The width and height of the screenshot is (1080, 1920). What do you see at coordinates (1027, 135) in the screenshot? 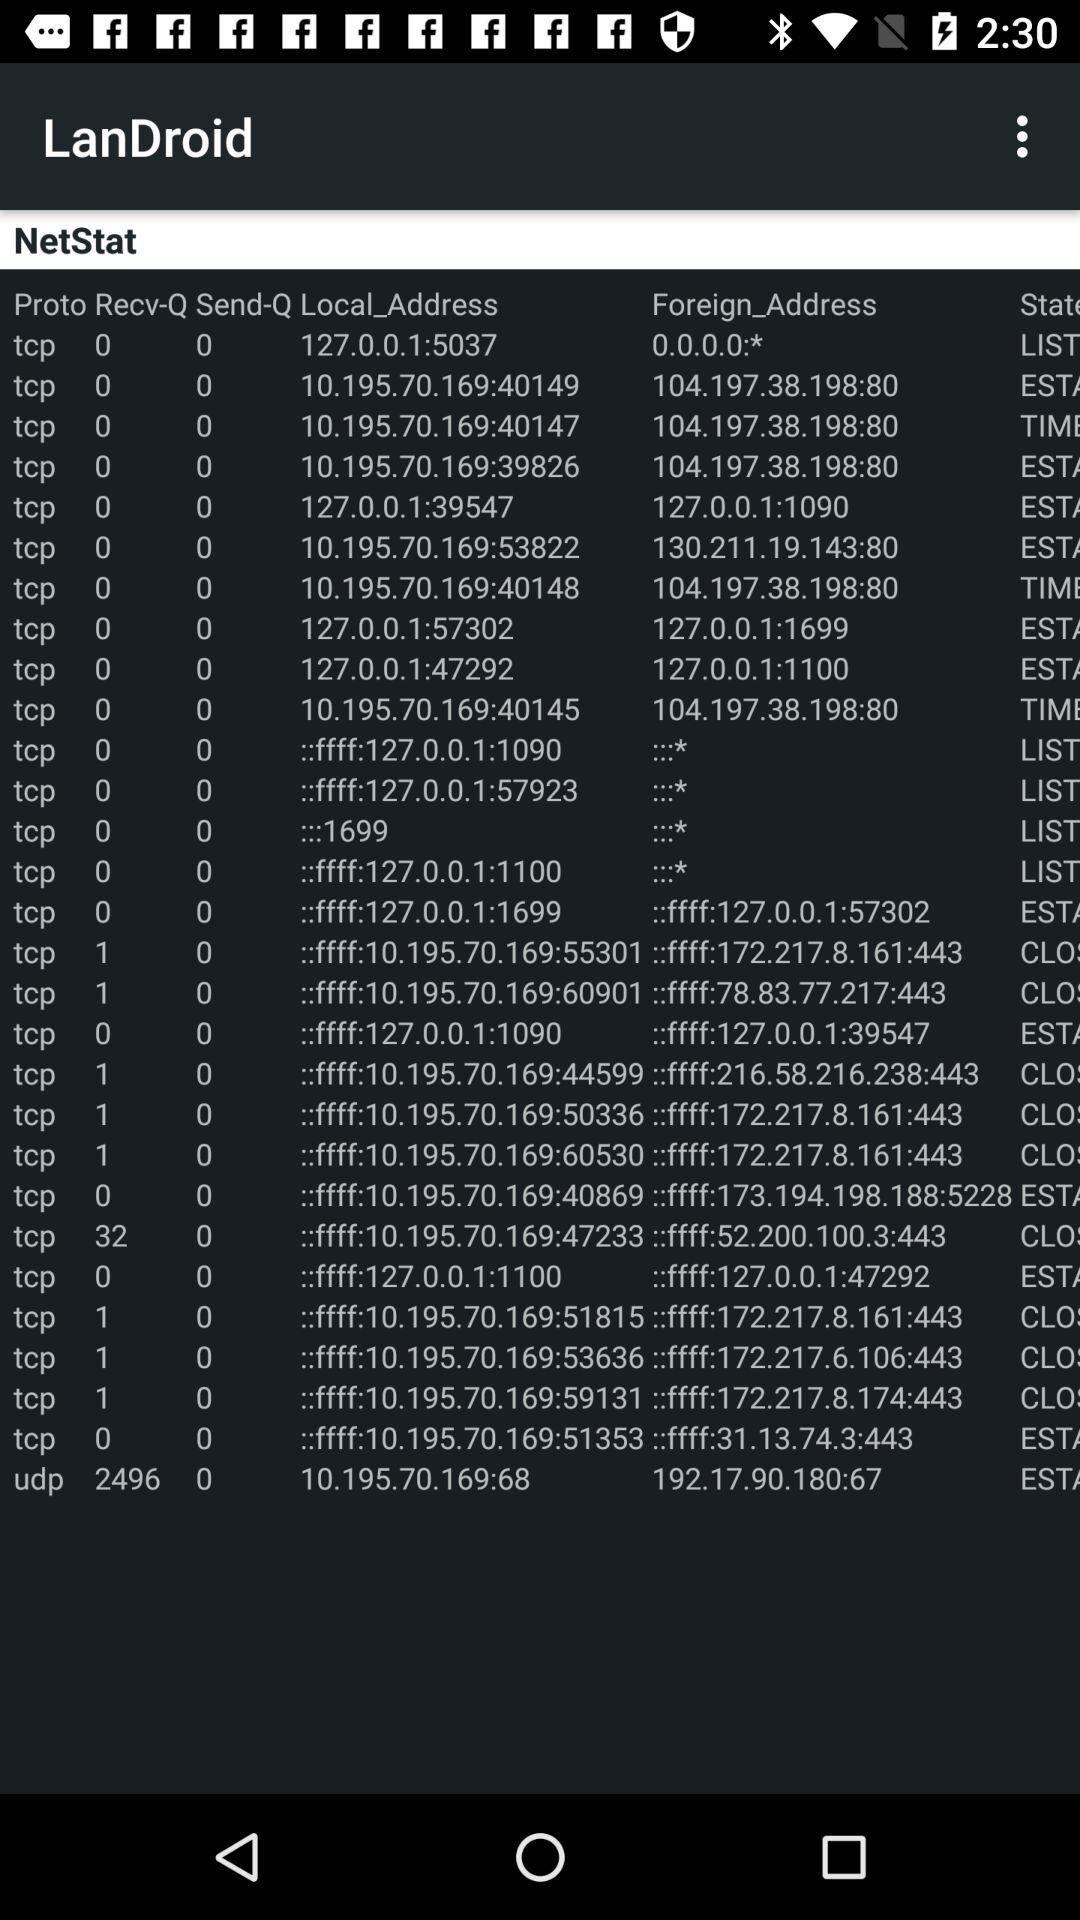
I see `the icon next to the landroid icon` at bounding box center [1027, 135].